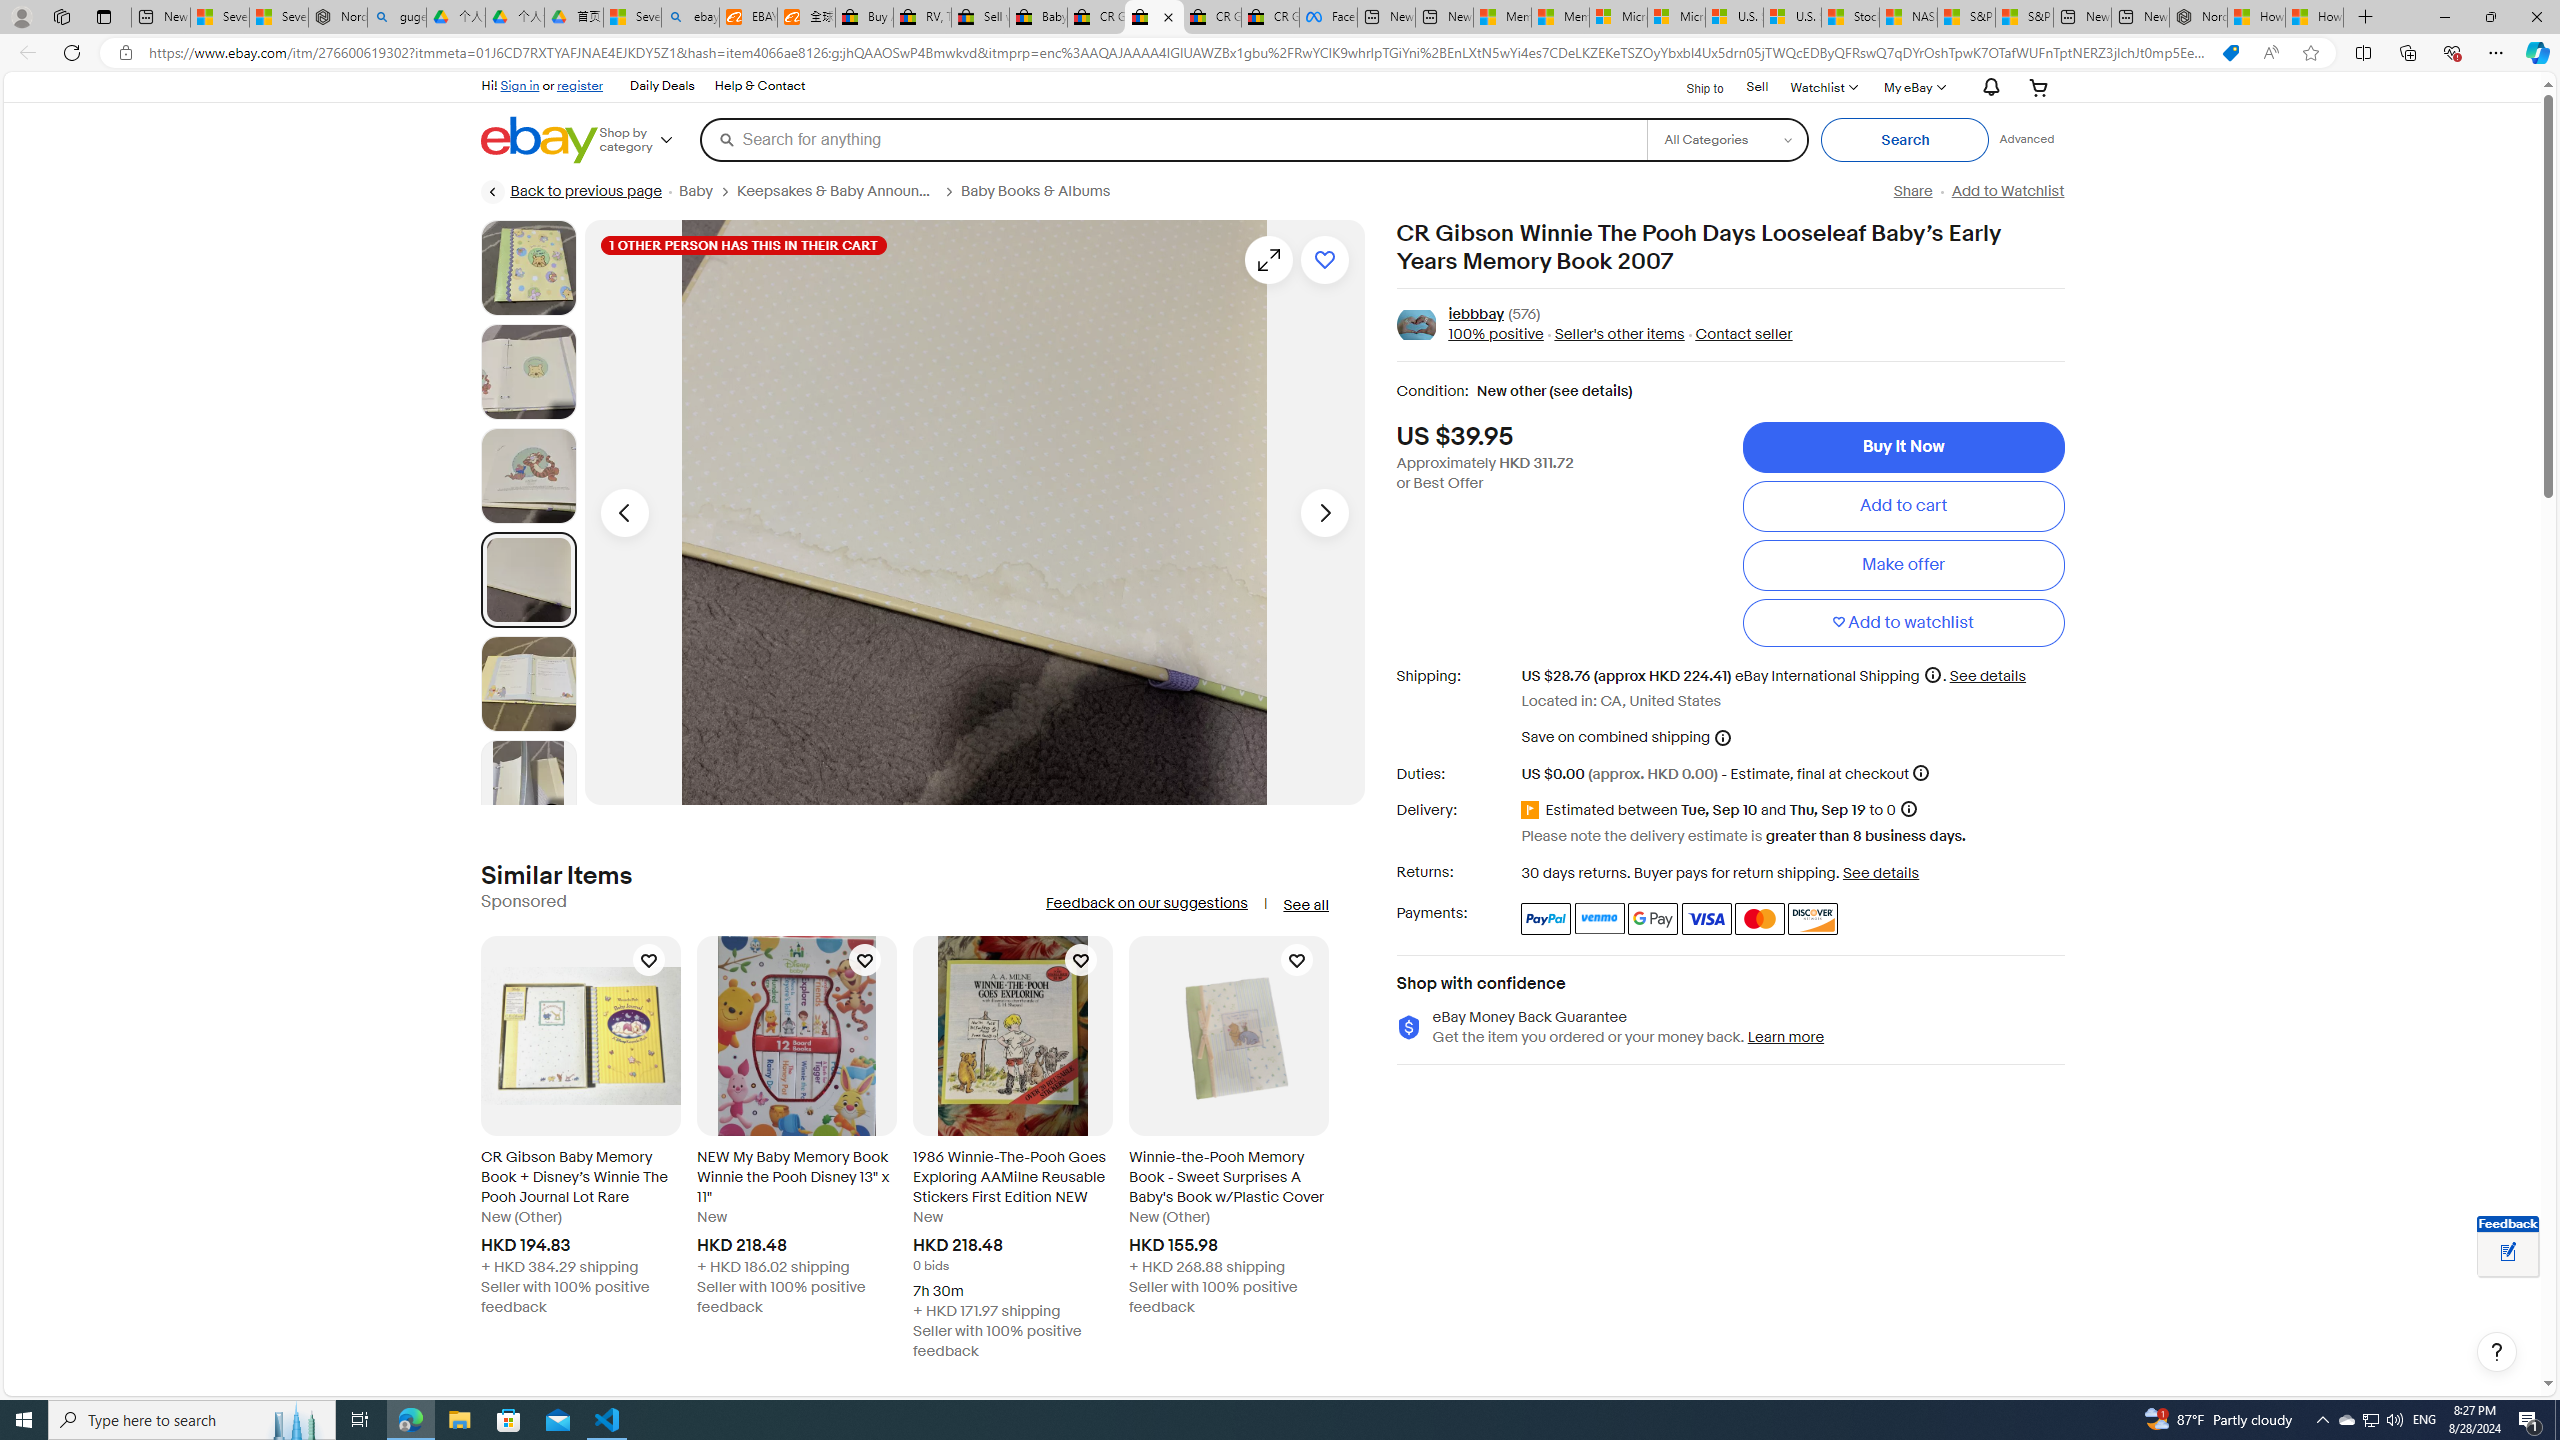 This screenshot has width=2560, height=1440. Describe the element at coordinates (1903, 563) in the screenshot. I see `'Make offer'` at that location.